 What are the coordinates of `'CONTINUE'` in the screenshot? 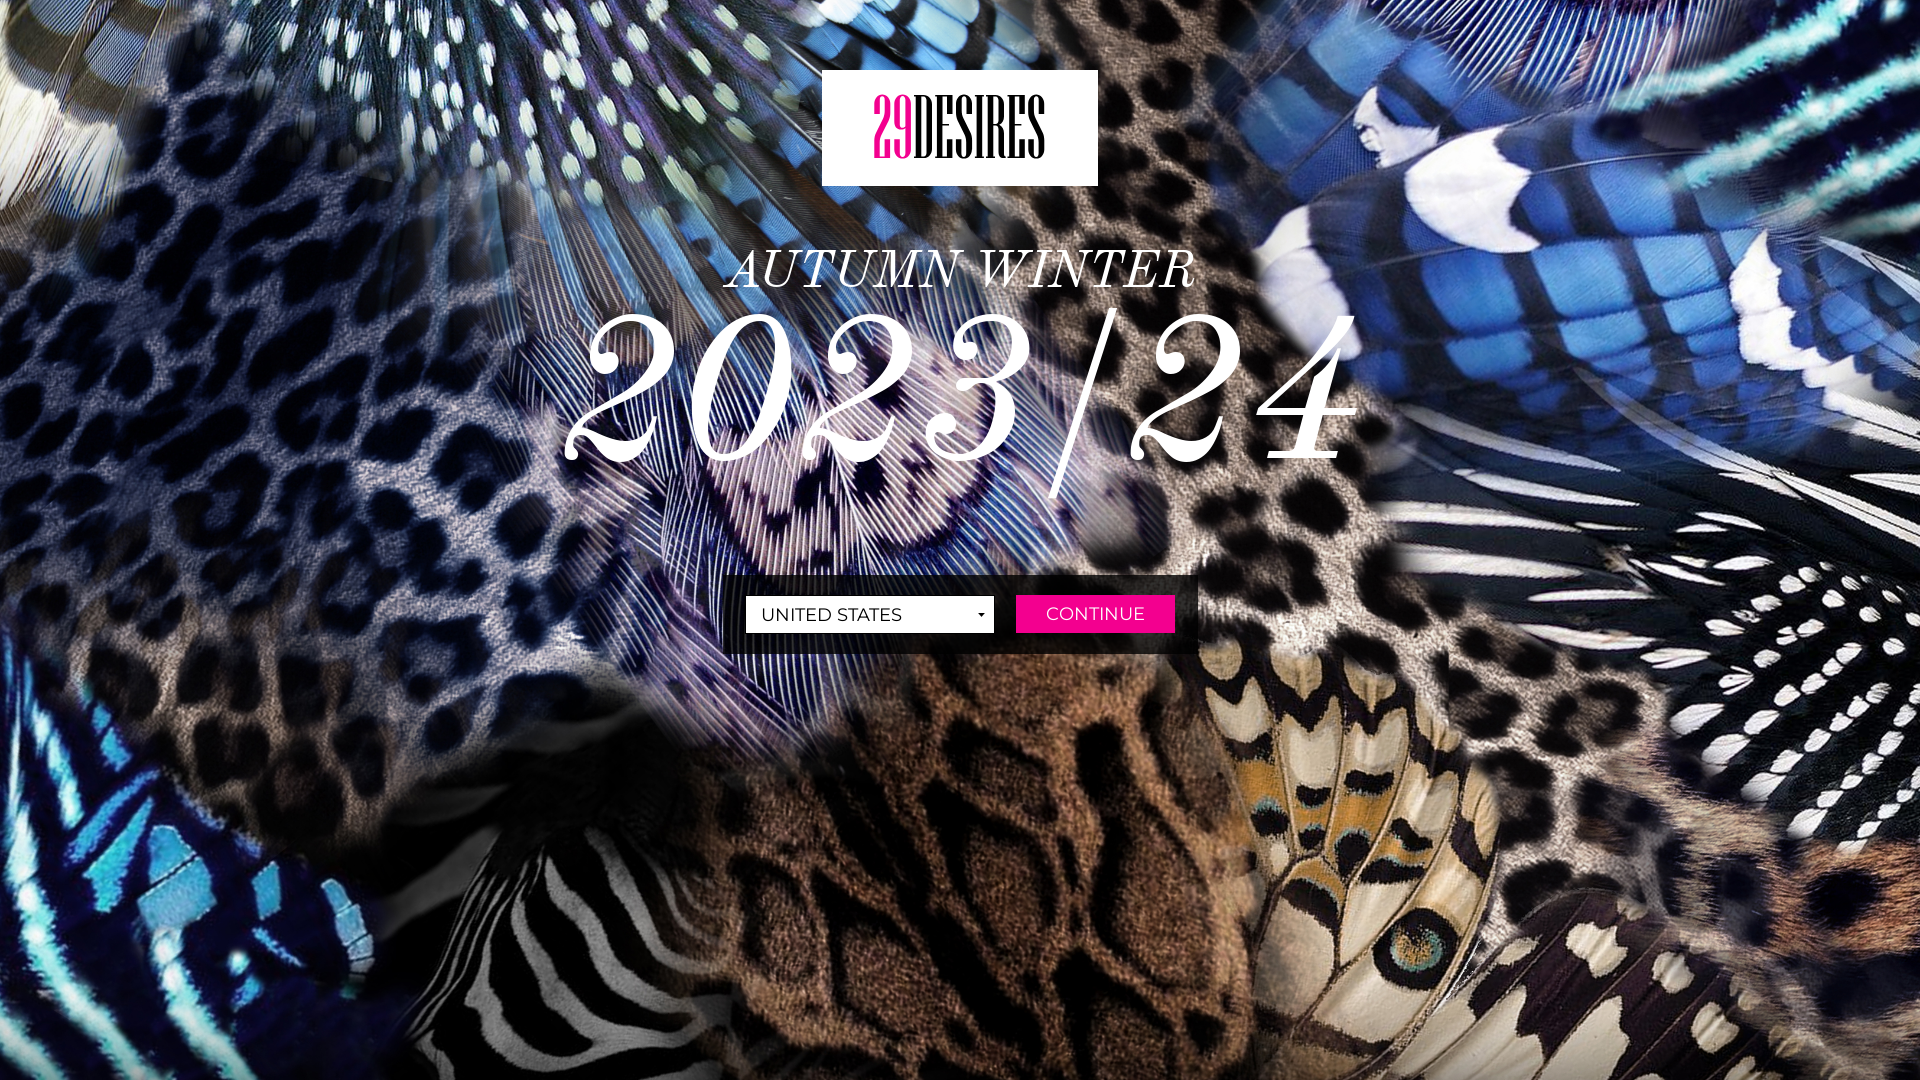 It's located at (1094, 612).